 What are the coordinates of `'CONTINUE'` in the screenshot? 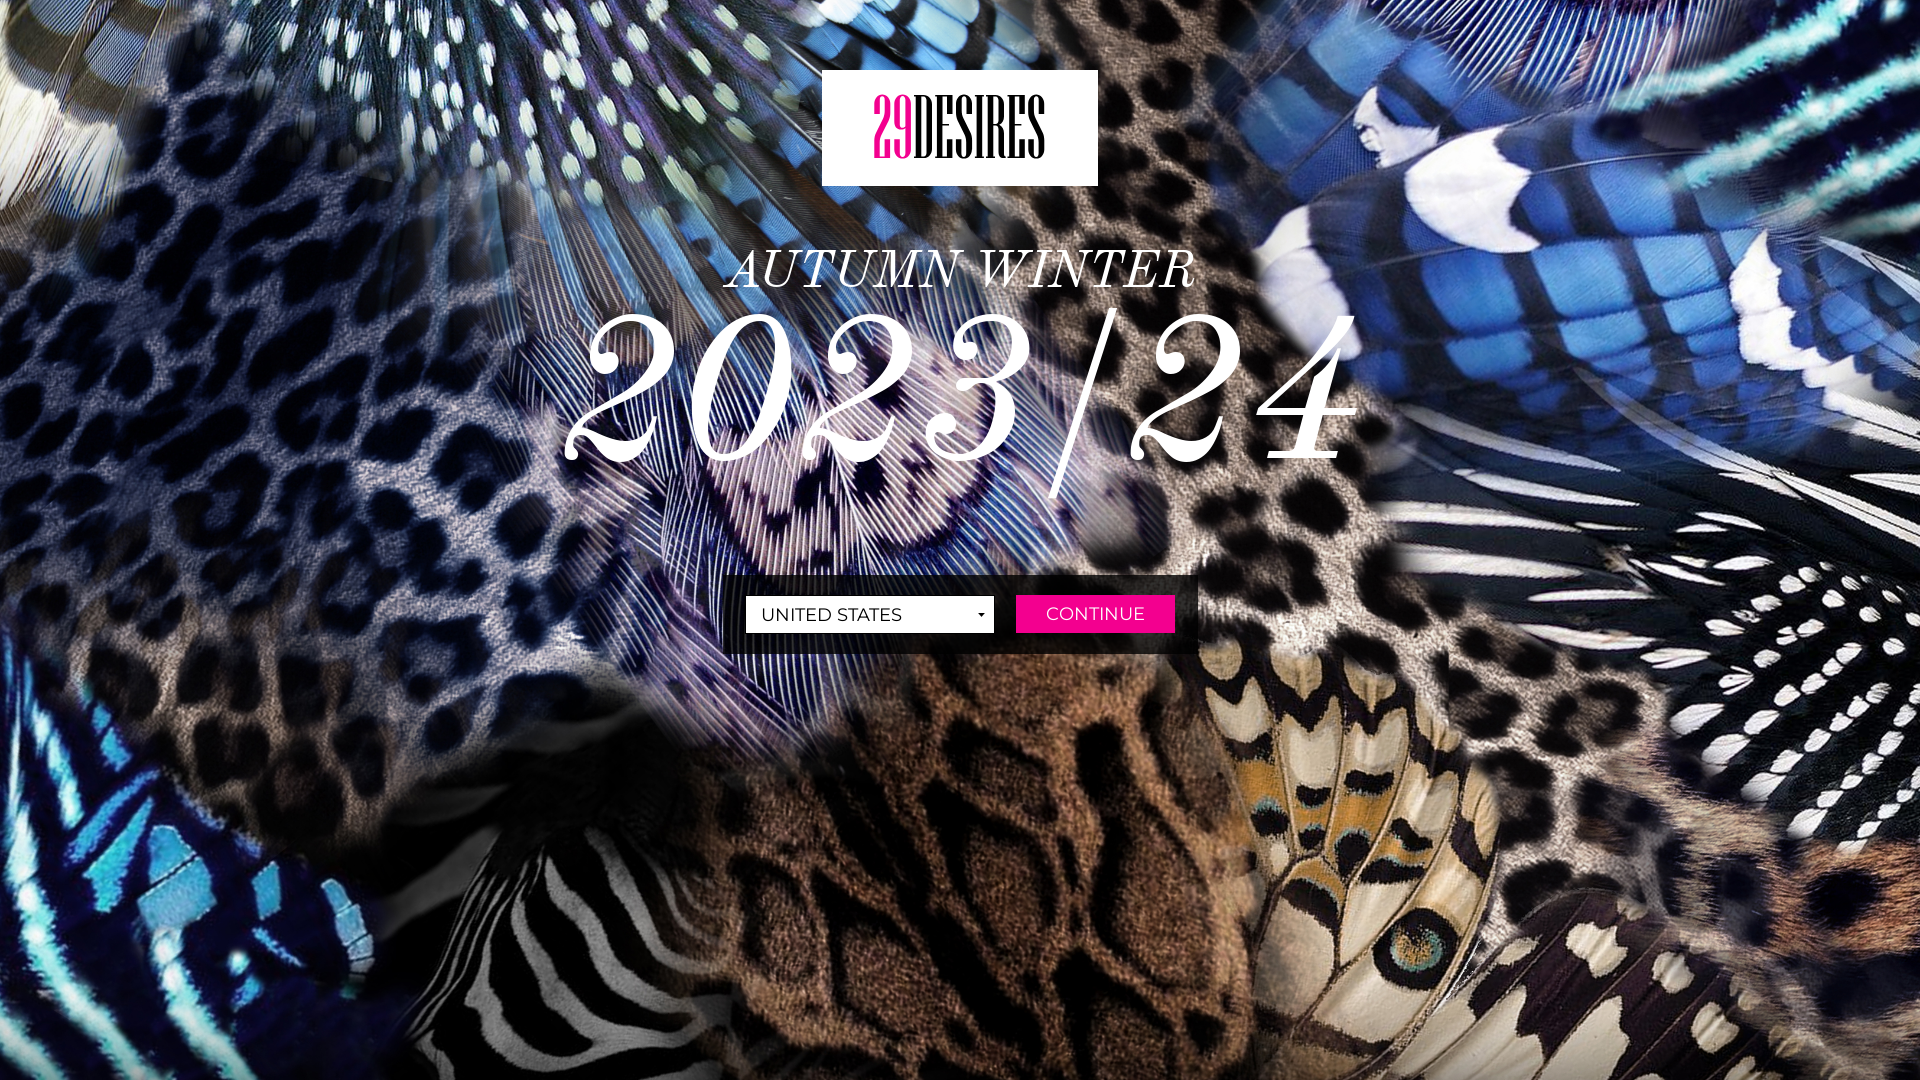 It's located at (1094, 612).